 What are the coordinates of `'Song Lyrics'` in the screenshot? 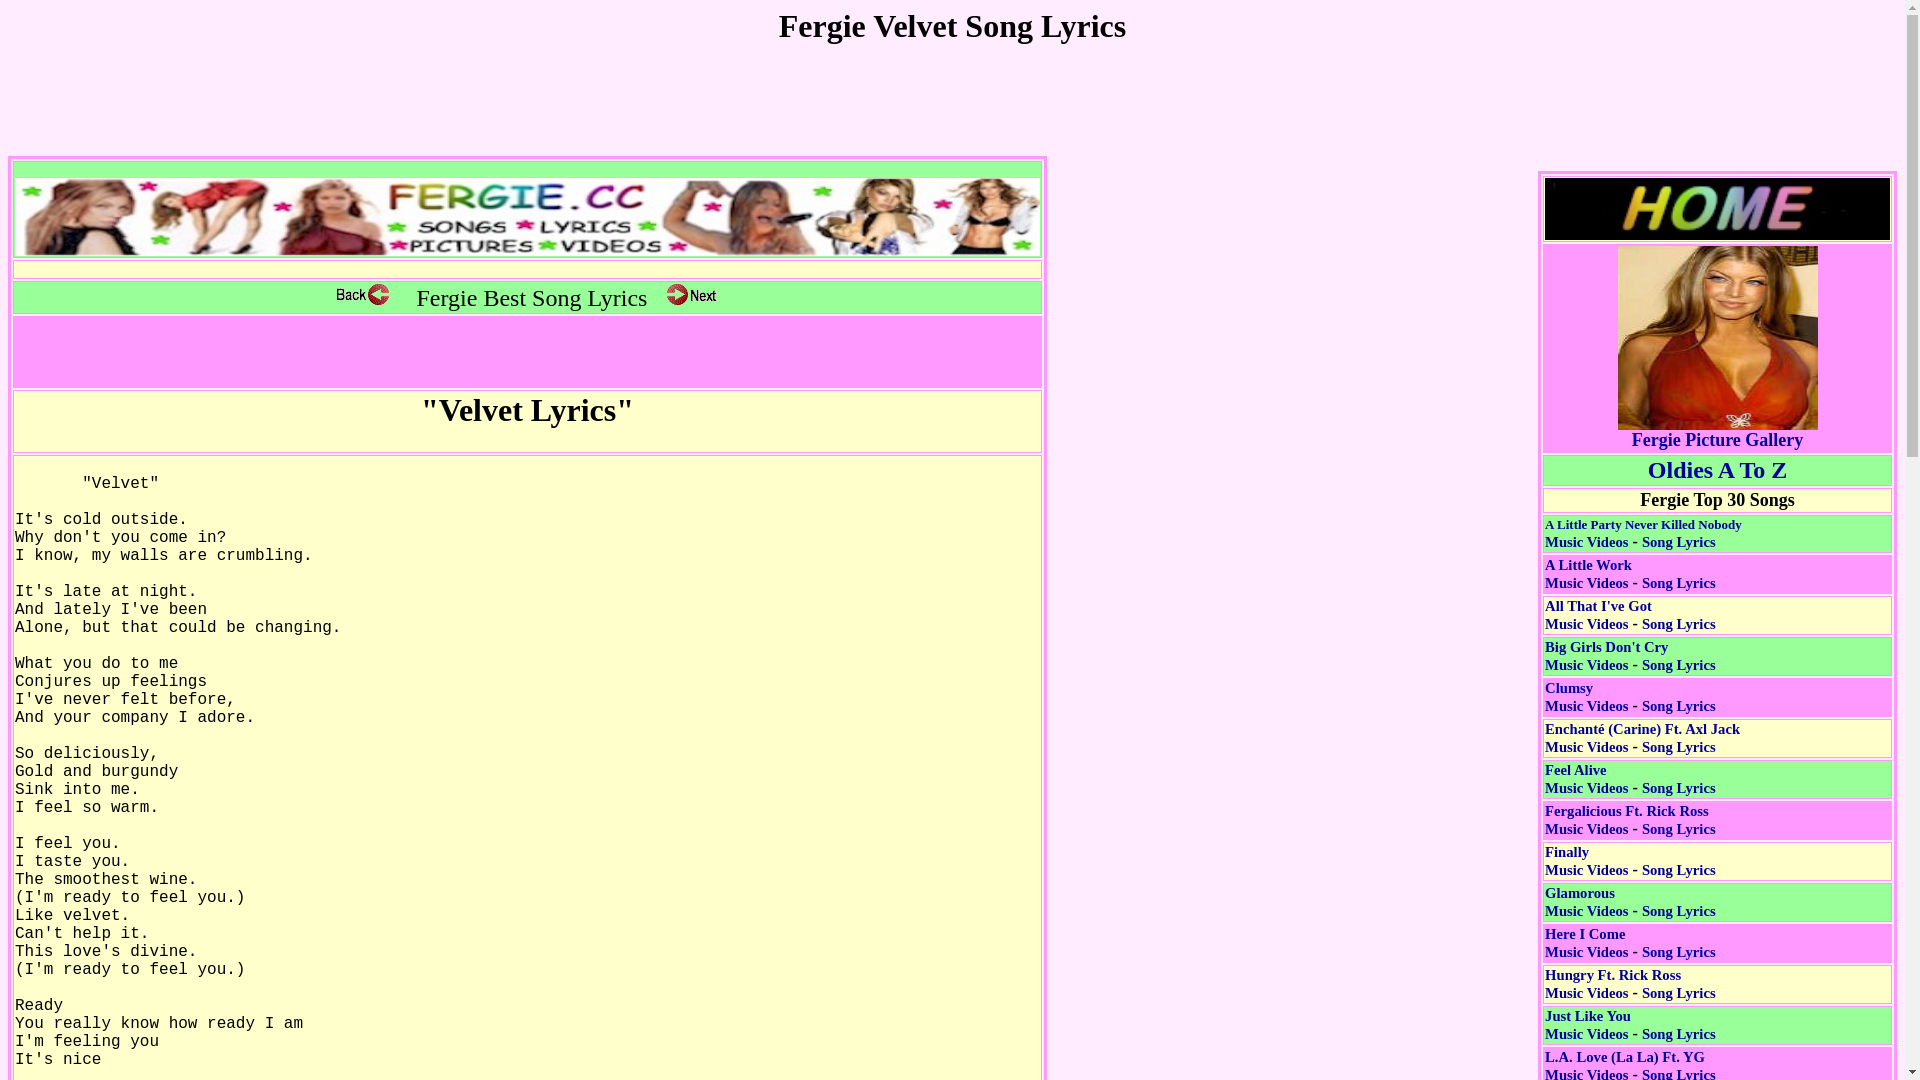 It's located at (1679, 542).